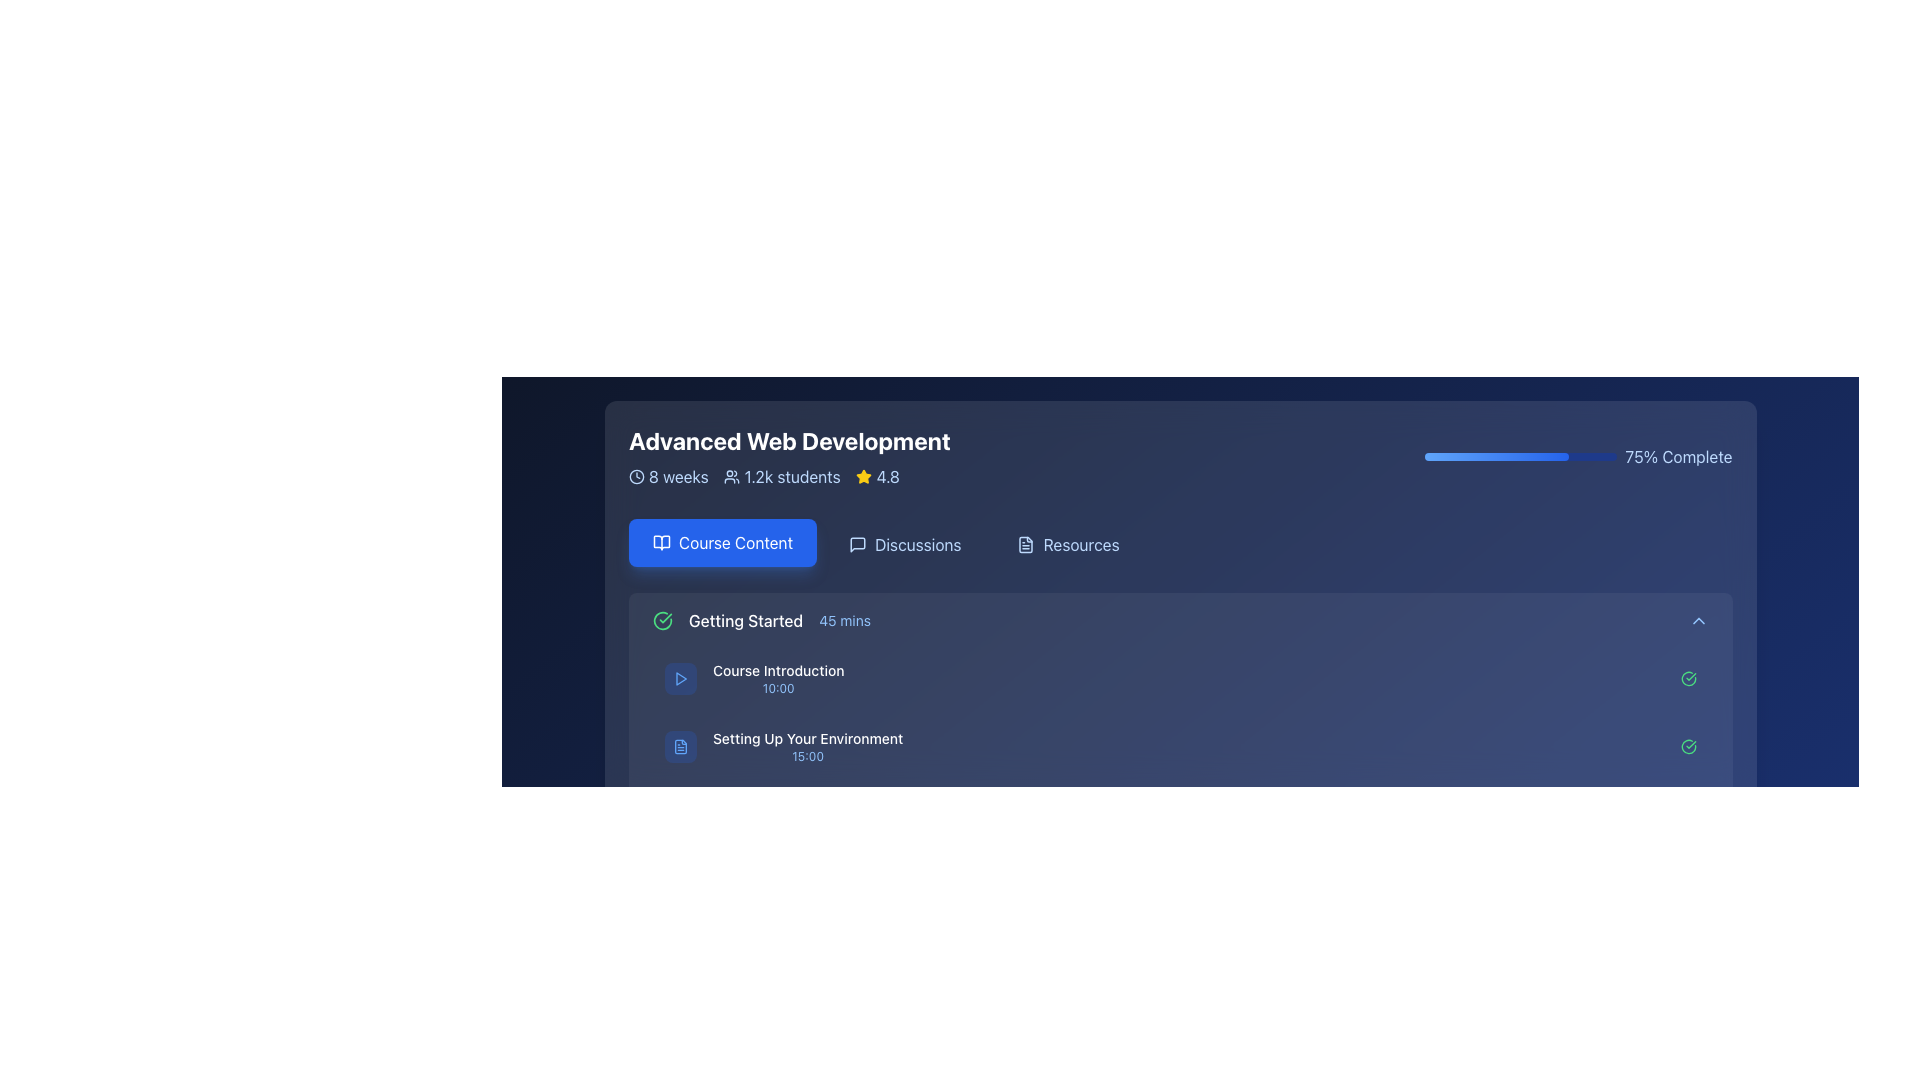 This screenshot has height=1080, width=1920. I want to click on the graphical icon resembling a document with text lines, which is located on the second row of items in the 'Getting Started' section of the 'Course Content' area, so click(680, 747).